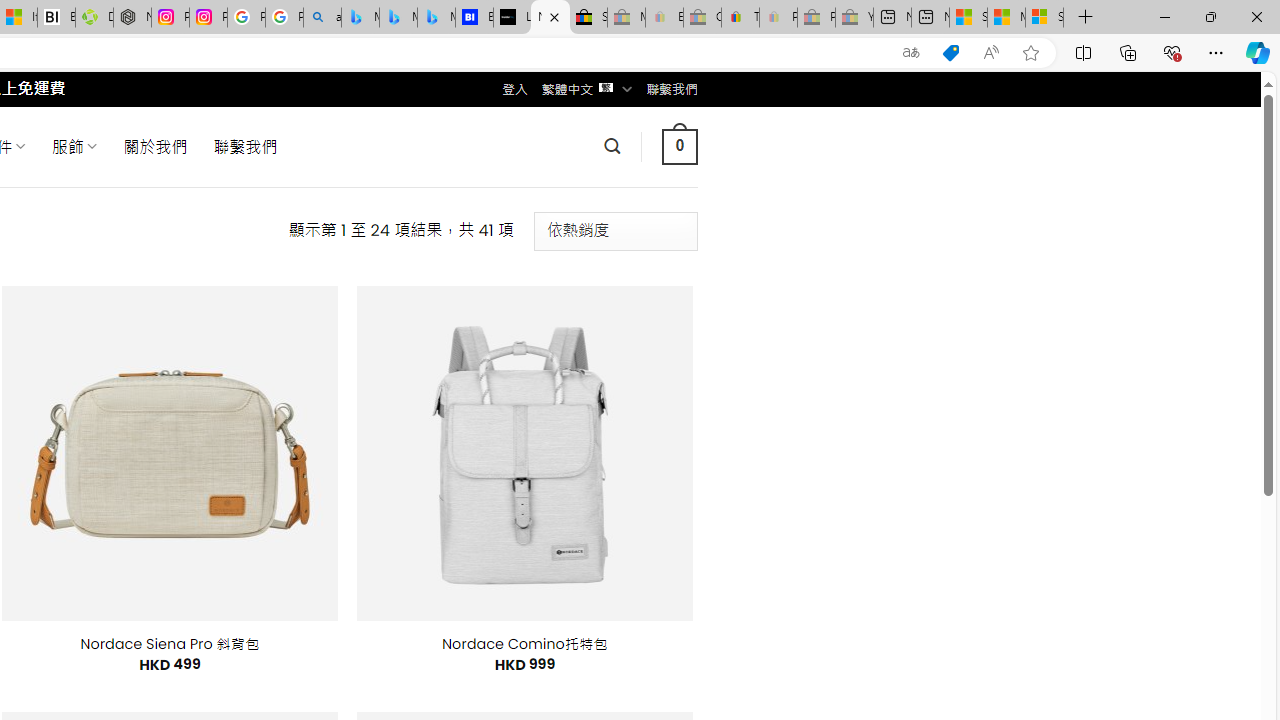 The width and height of the screenshot is (1280, 720). Describe the element at coordinates (816, 17) in the screenshot. I see `'Press Room - eBay Inc. - Sleeping'` at that location.